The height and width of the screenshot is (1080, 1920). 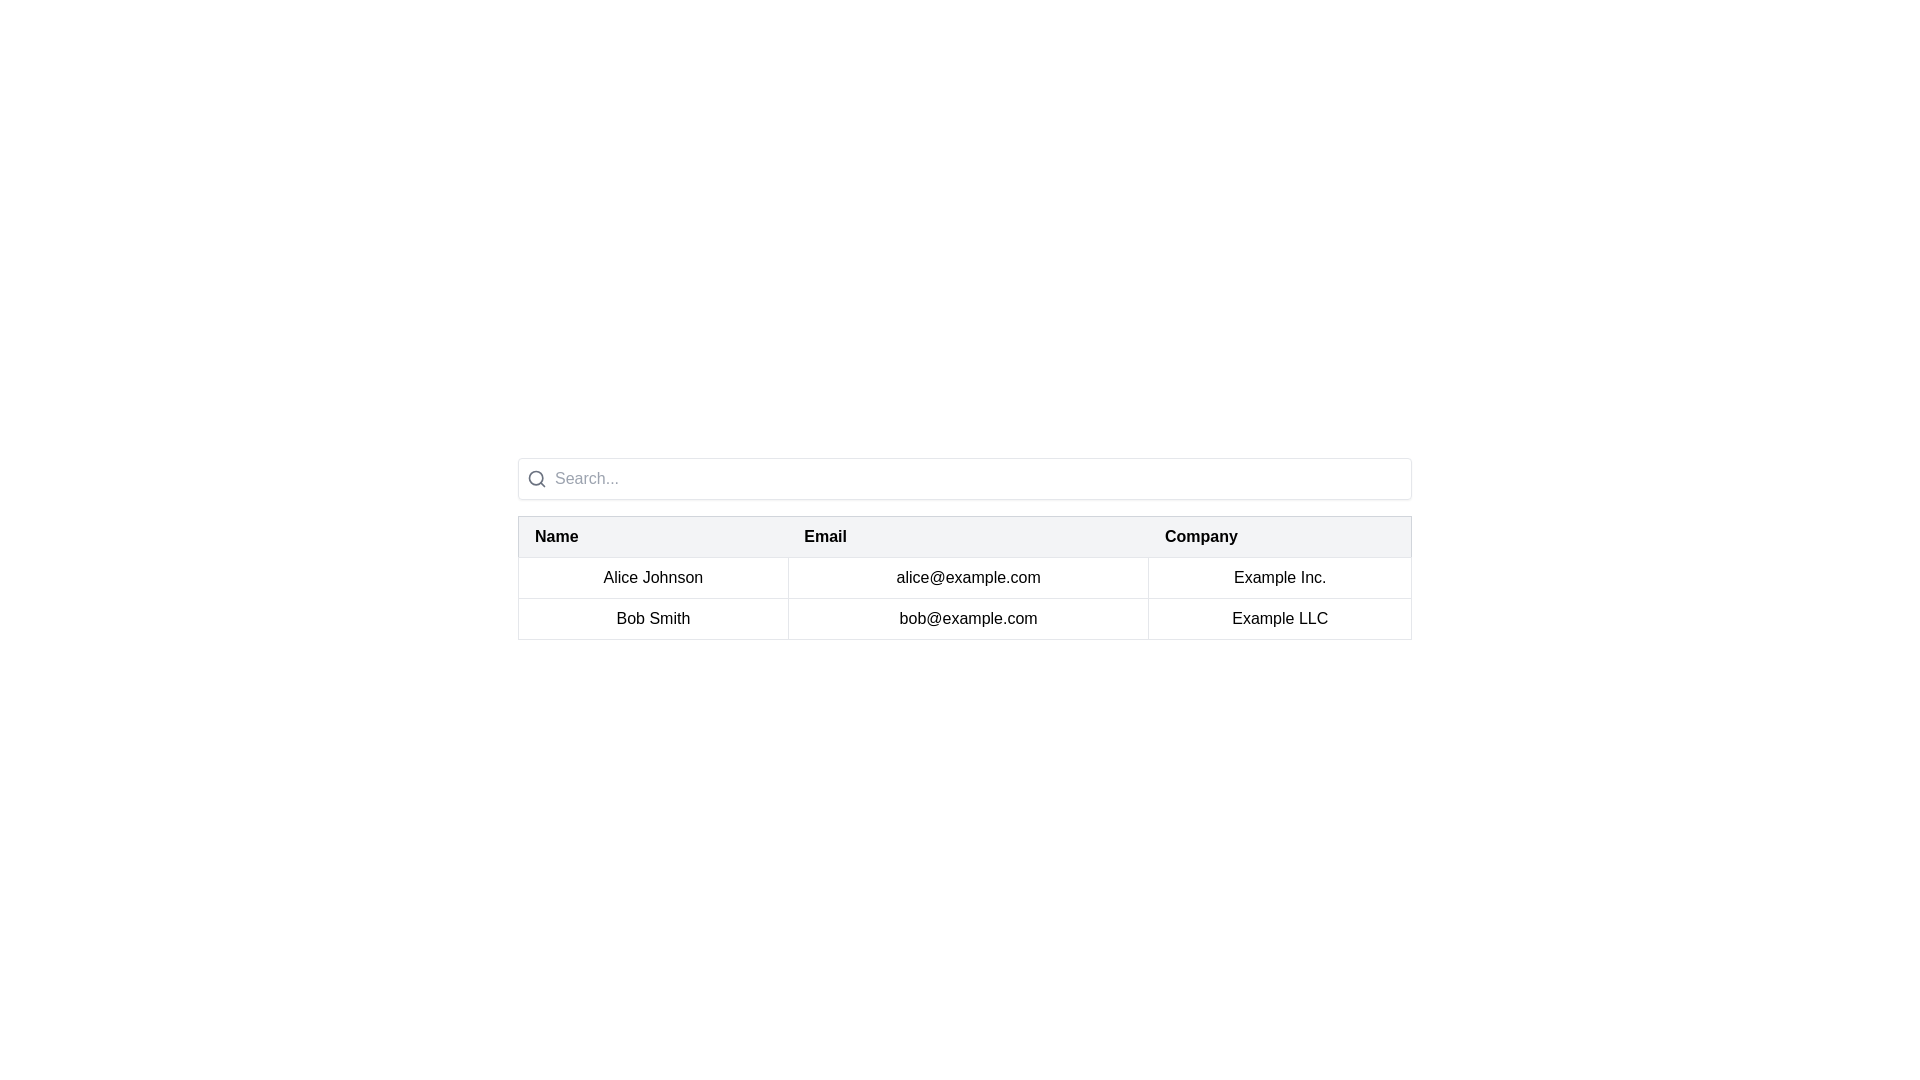 I want to click on the second row in the user data table to highlight or select it, so click(x=964, y=617).